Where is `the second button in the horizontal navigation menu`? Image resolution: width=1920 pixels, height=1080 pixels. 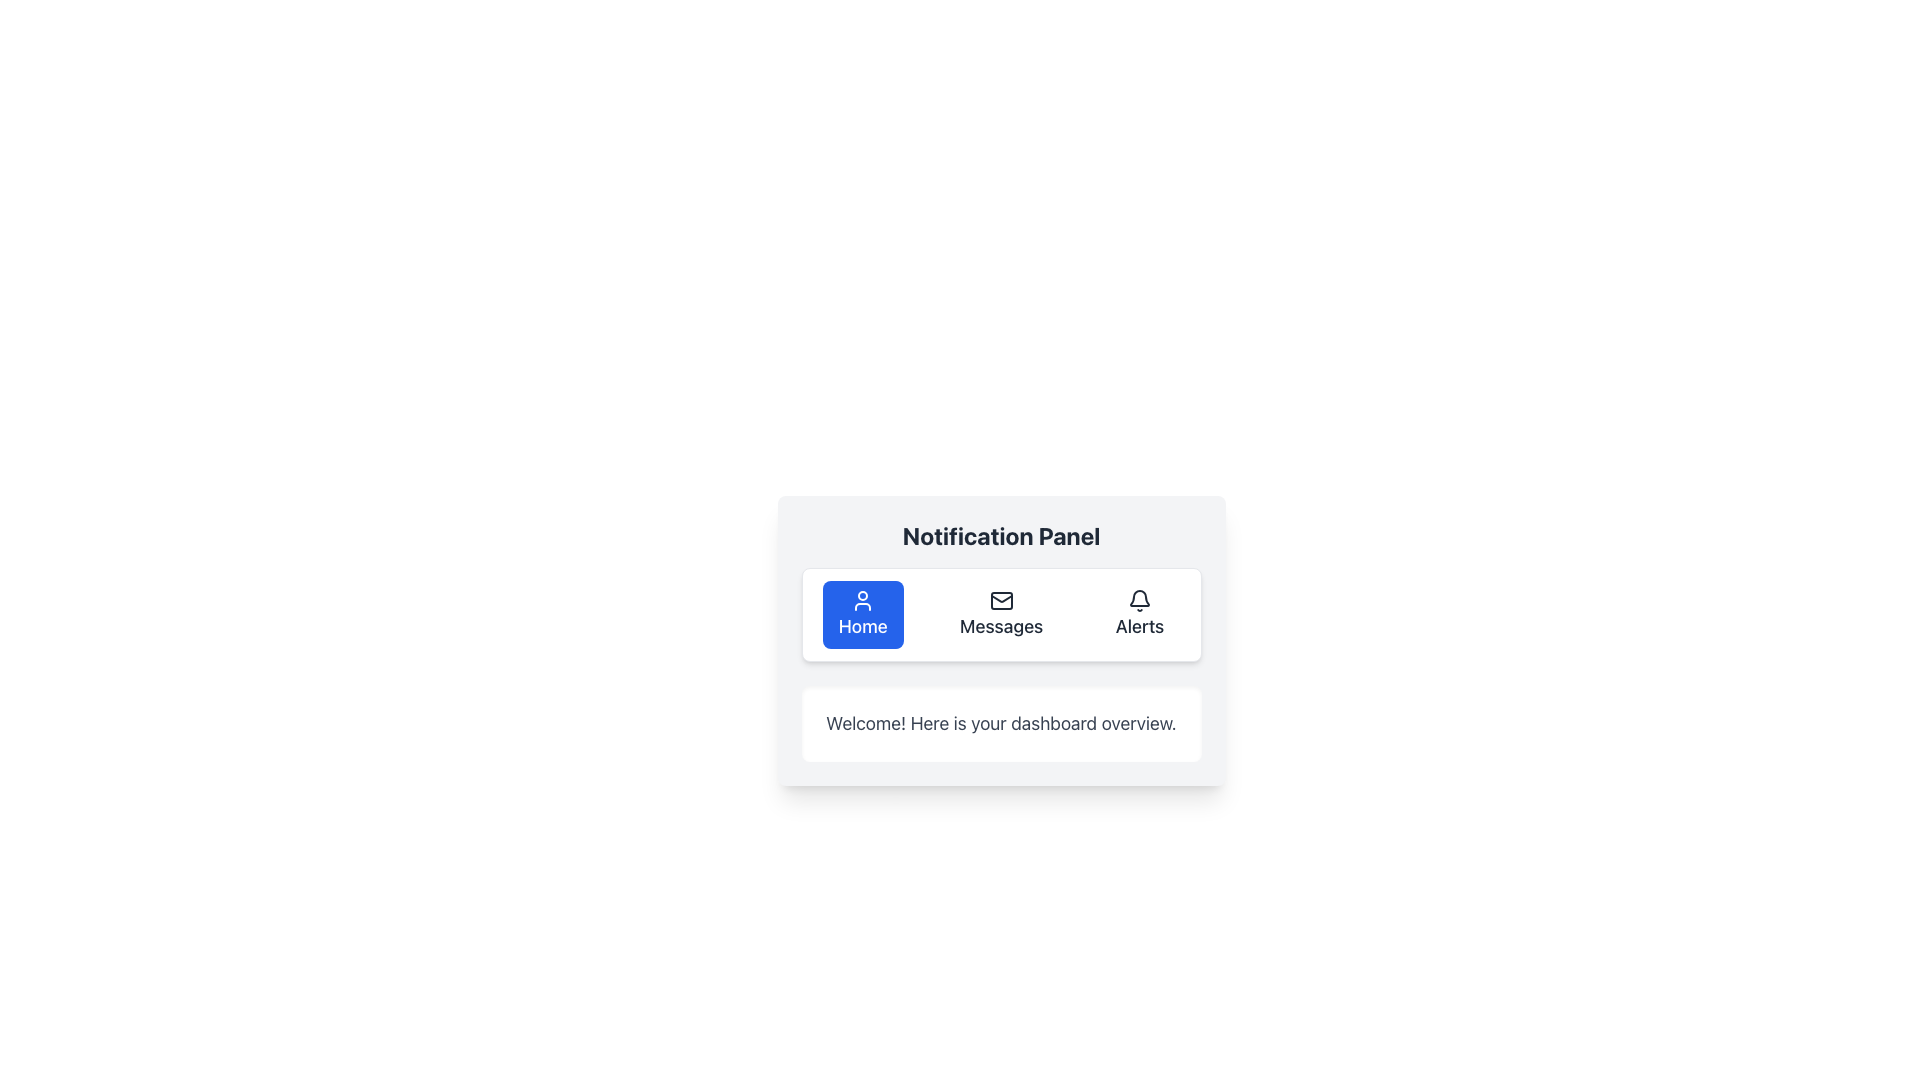
the second button in the horizontal navigation menu is located at coordinates (1001, 613).